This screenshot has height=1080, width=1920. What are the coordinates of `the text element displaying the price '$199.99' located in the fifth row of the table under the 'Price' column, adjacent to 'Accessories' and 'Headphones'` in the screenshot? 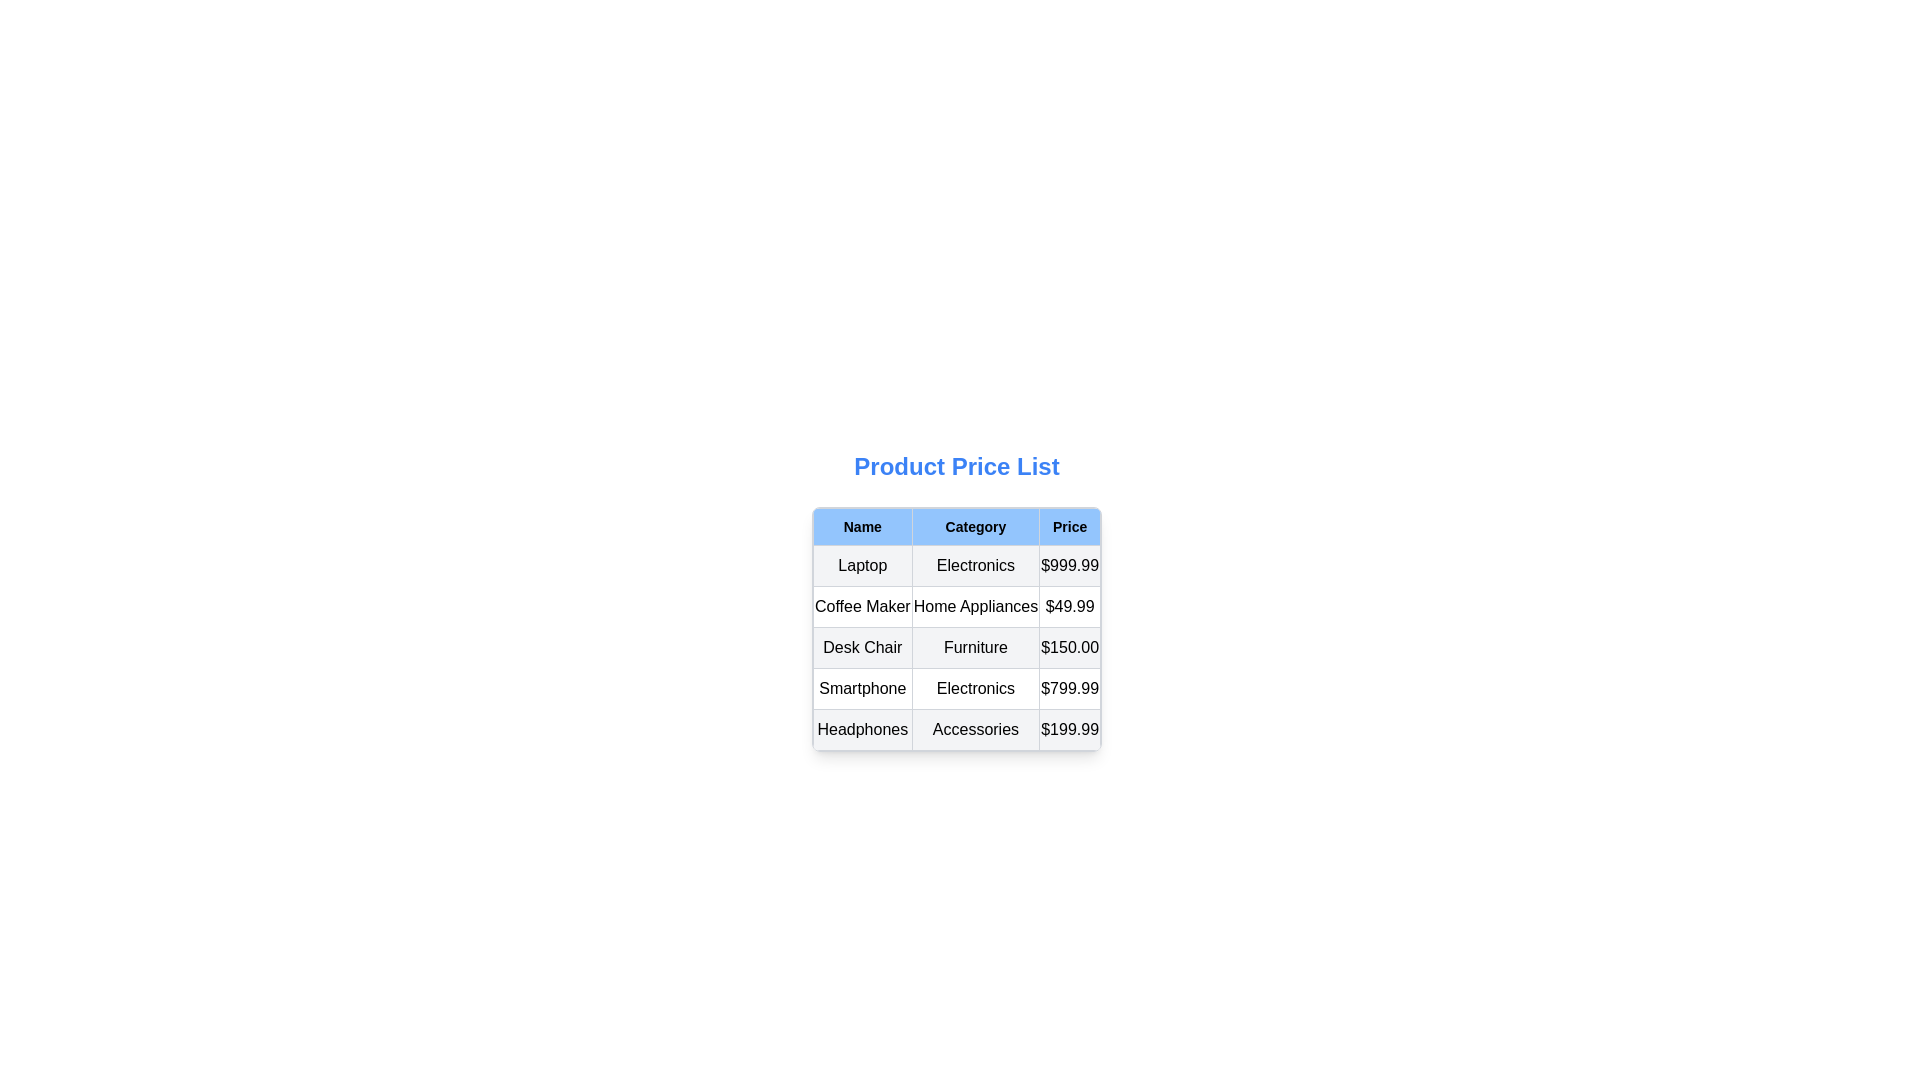 It's located at (1069, 729).